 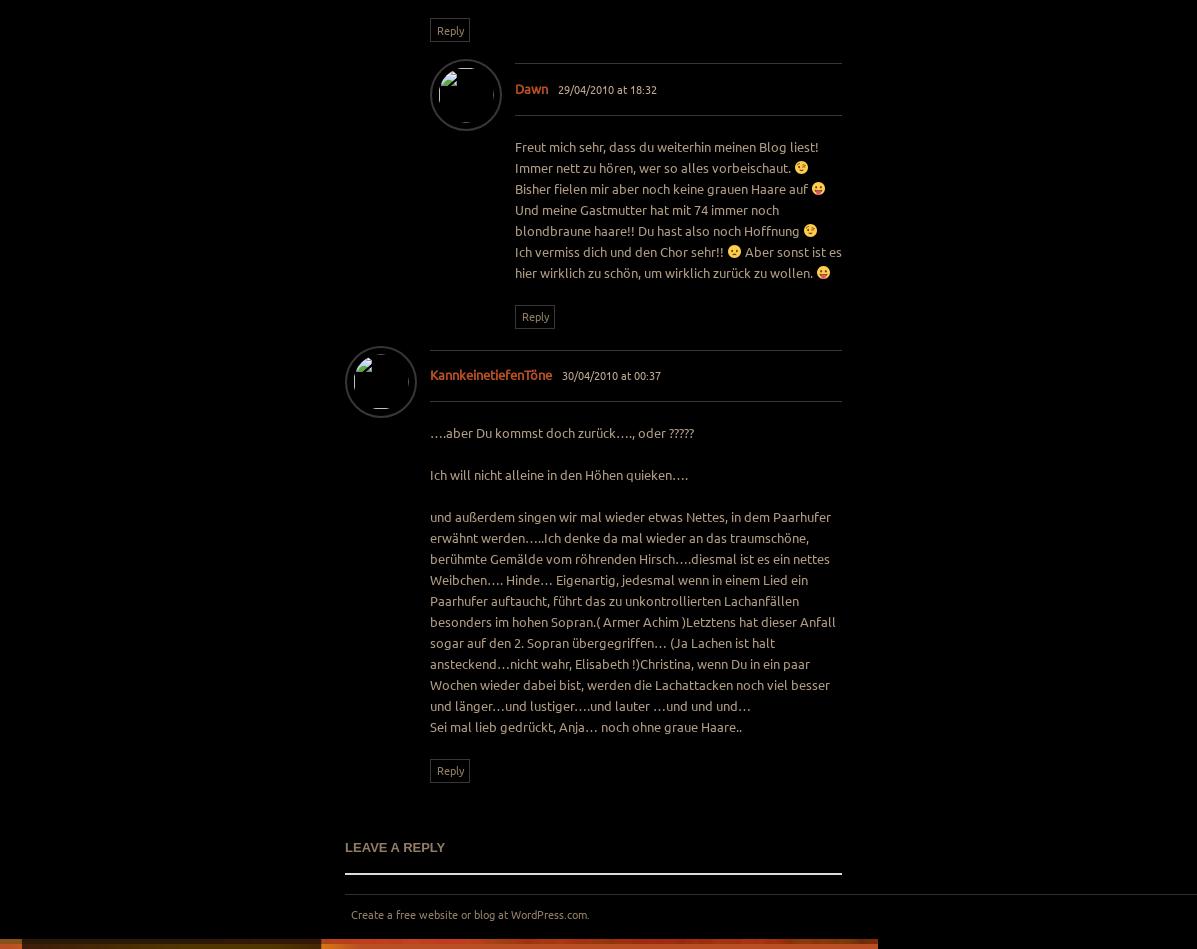 I want to click on 'Freut mich sehr, dass du weiterhin meinen Blog liest! Immer nett zu hören, wer so alles vorbeischaut.', so click(x=665, y=156).